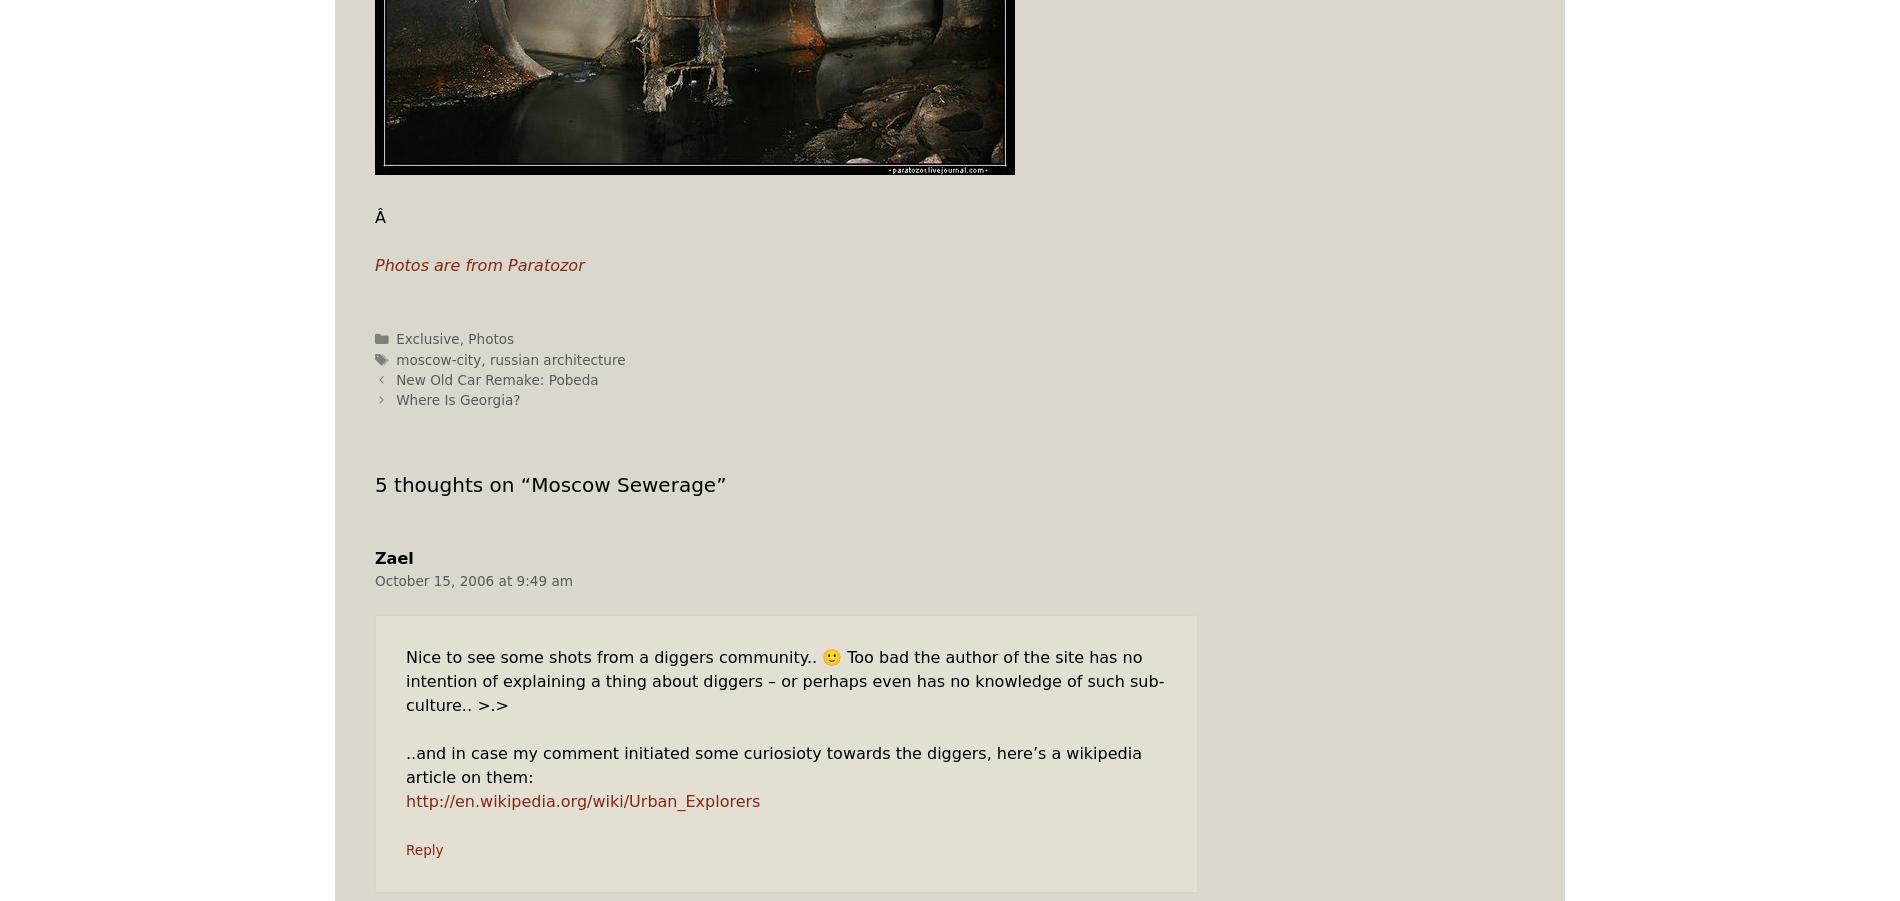 This screenshot has height=901, width=1900. What do you see at coordinates (489, 358) in the screenshot?
I see `'russian architecture'` at bounding box center [489, 358].